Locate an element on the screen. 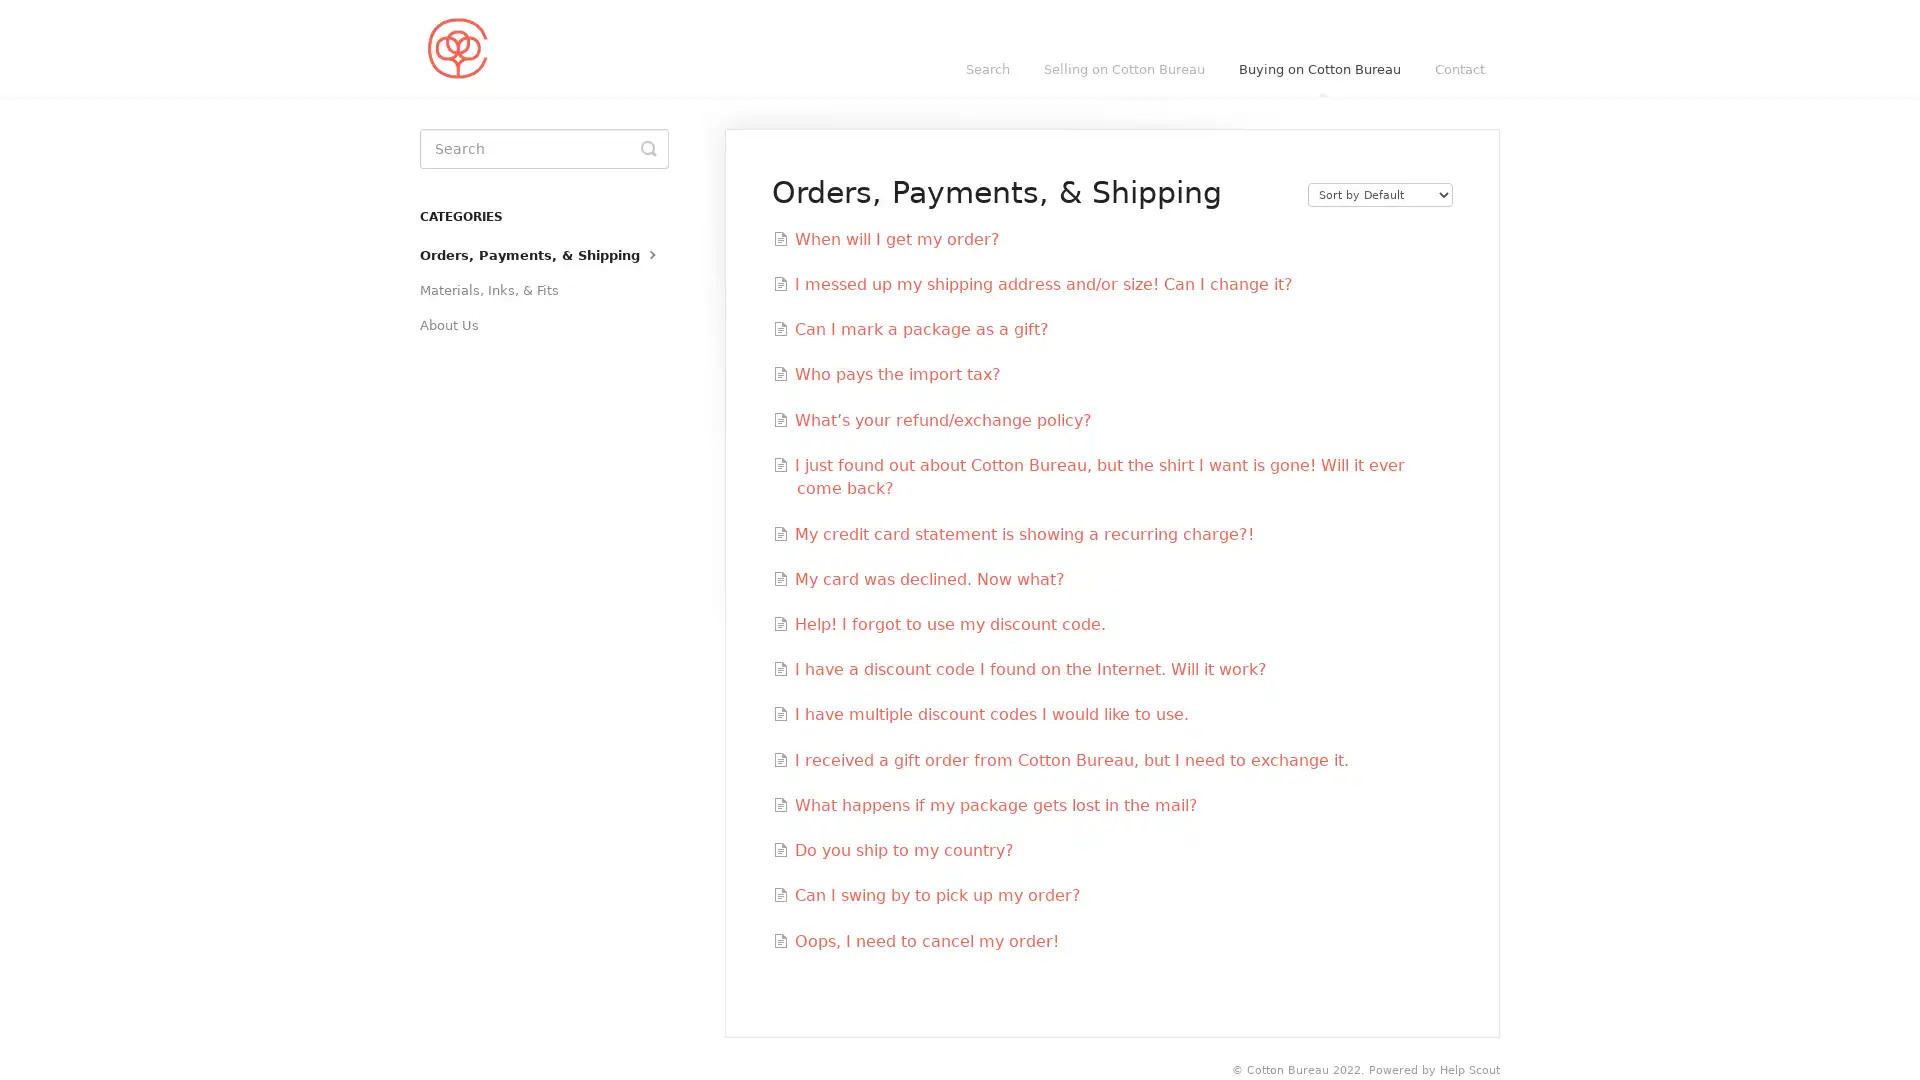 This screenshot has height=1080, width=1920. Toggle Search is located at coordinates (648, 148).